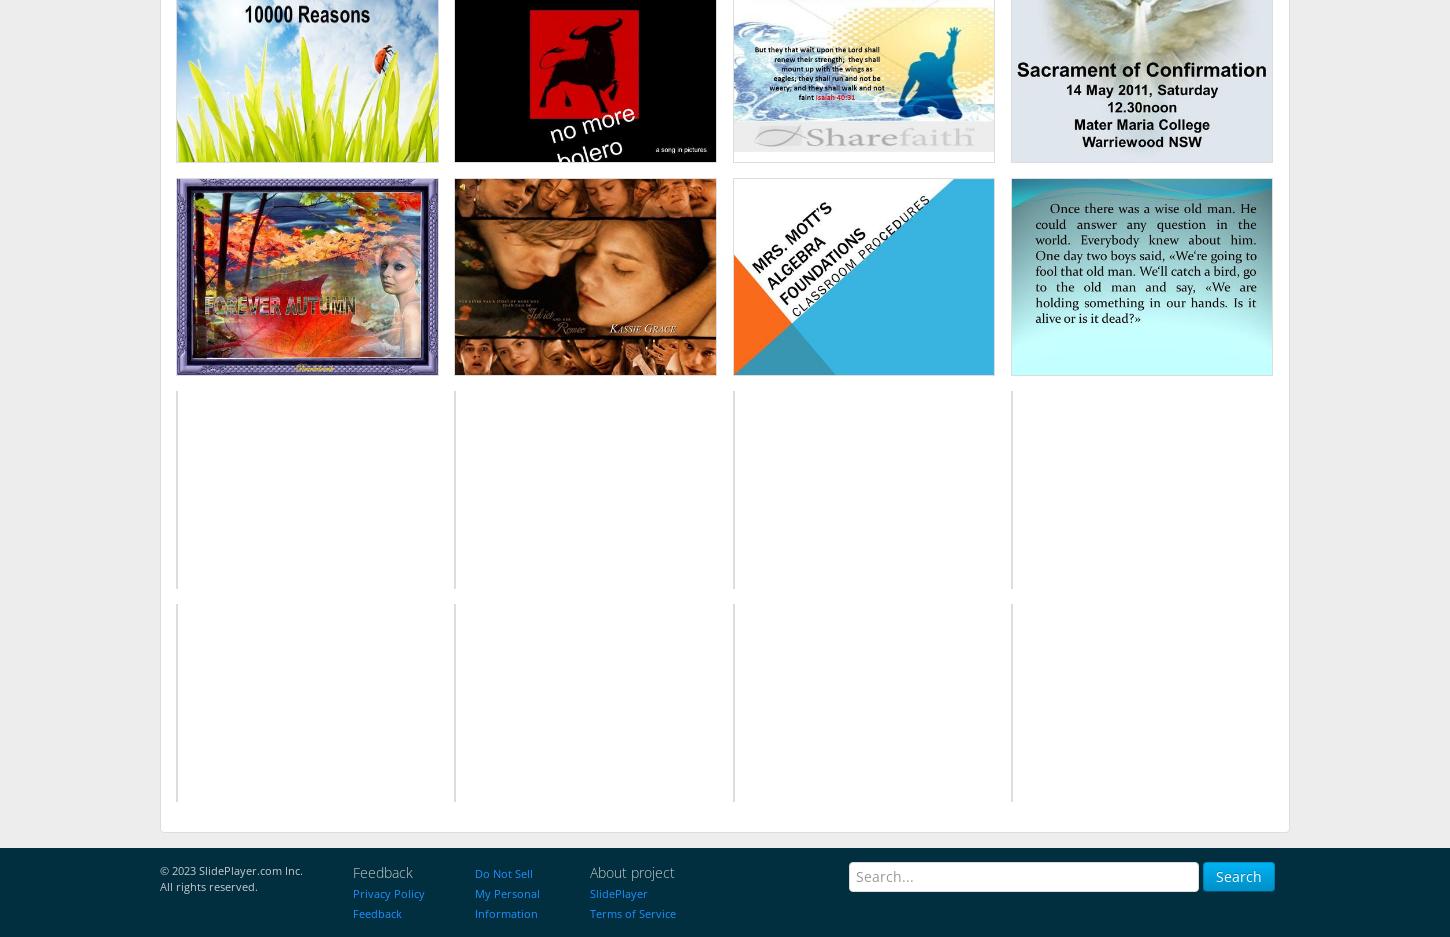 The image size is (1450, 937). I want to click on '© 2023 SlidePlayer.com Inc.', so click(230, 868).